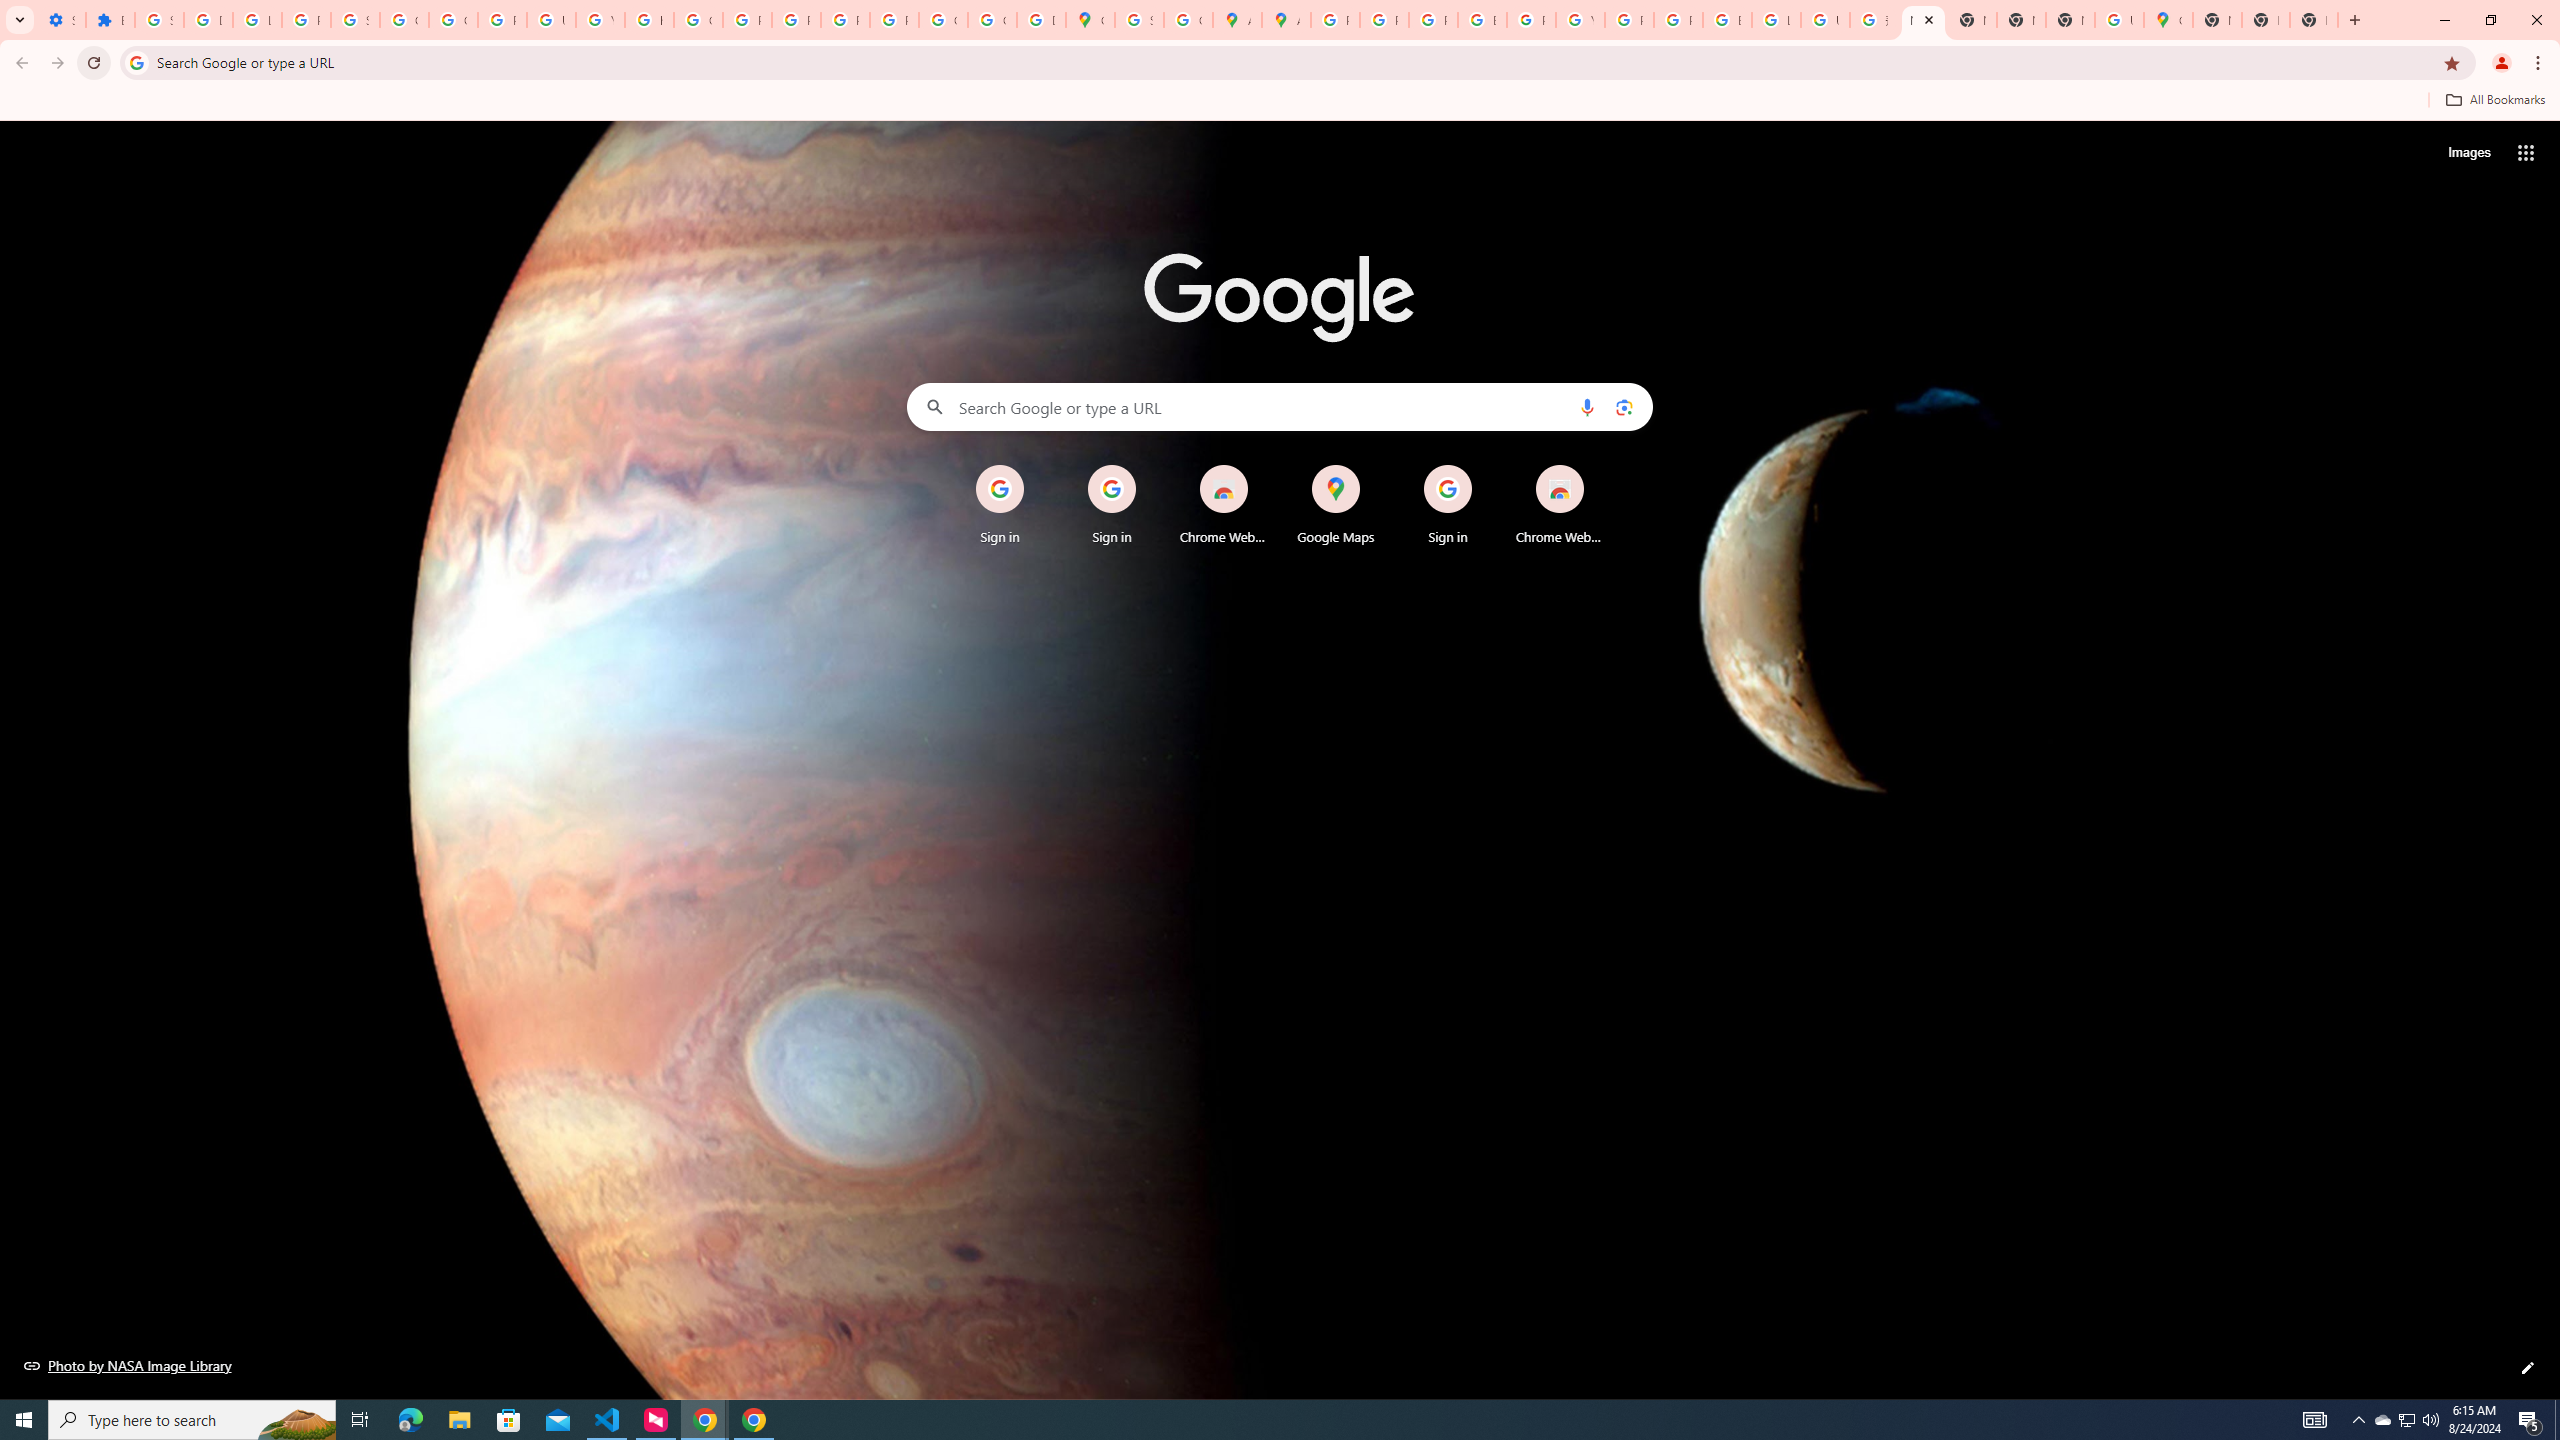 This screenshot has height=1440, width=2560. I want to click on 'Search Google or type a URL', so click(1280, 405).